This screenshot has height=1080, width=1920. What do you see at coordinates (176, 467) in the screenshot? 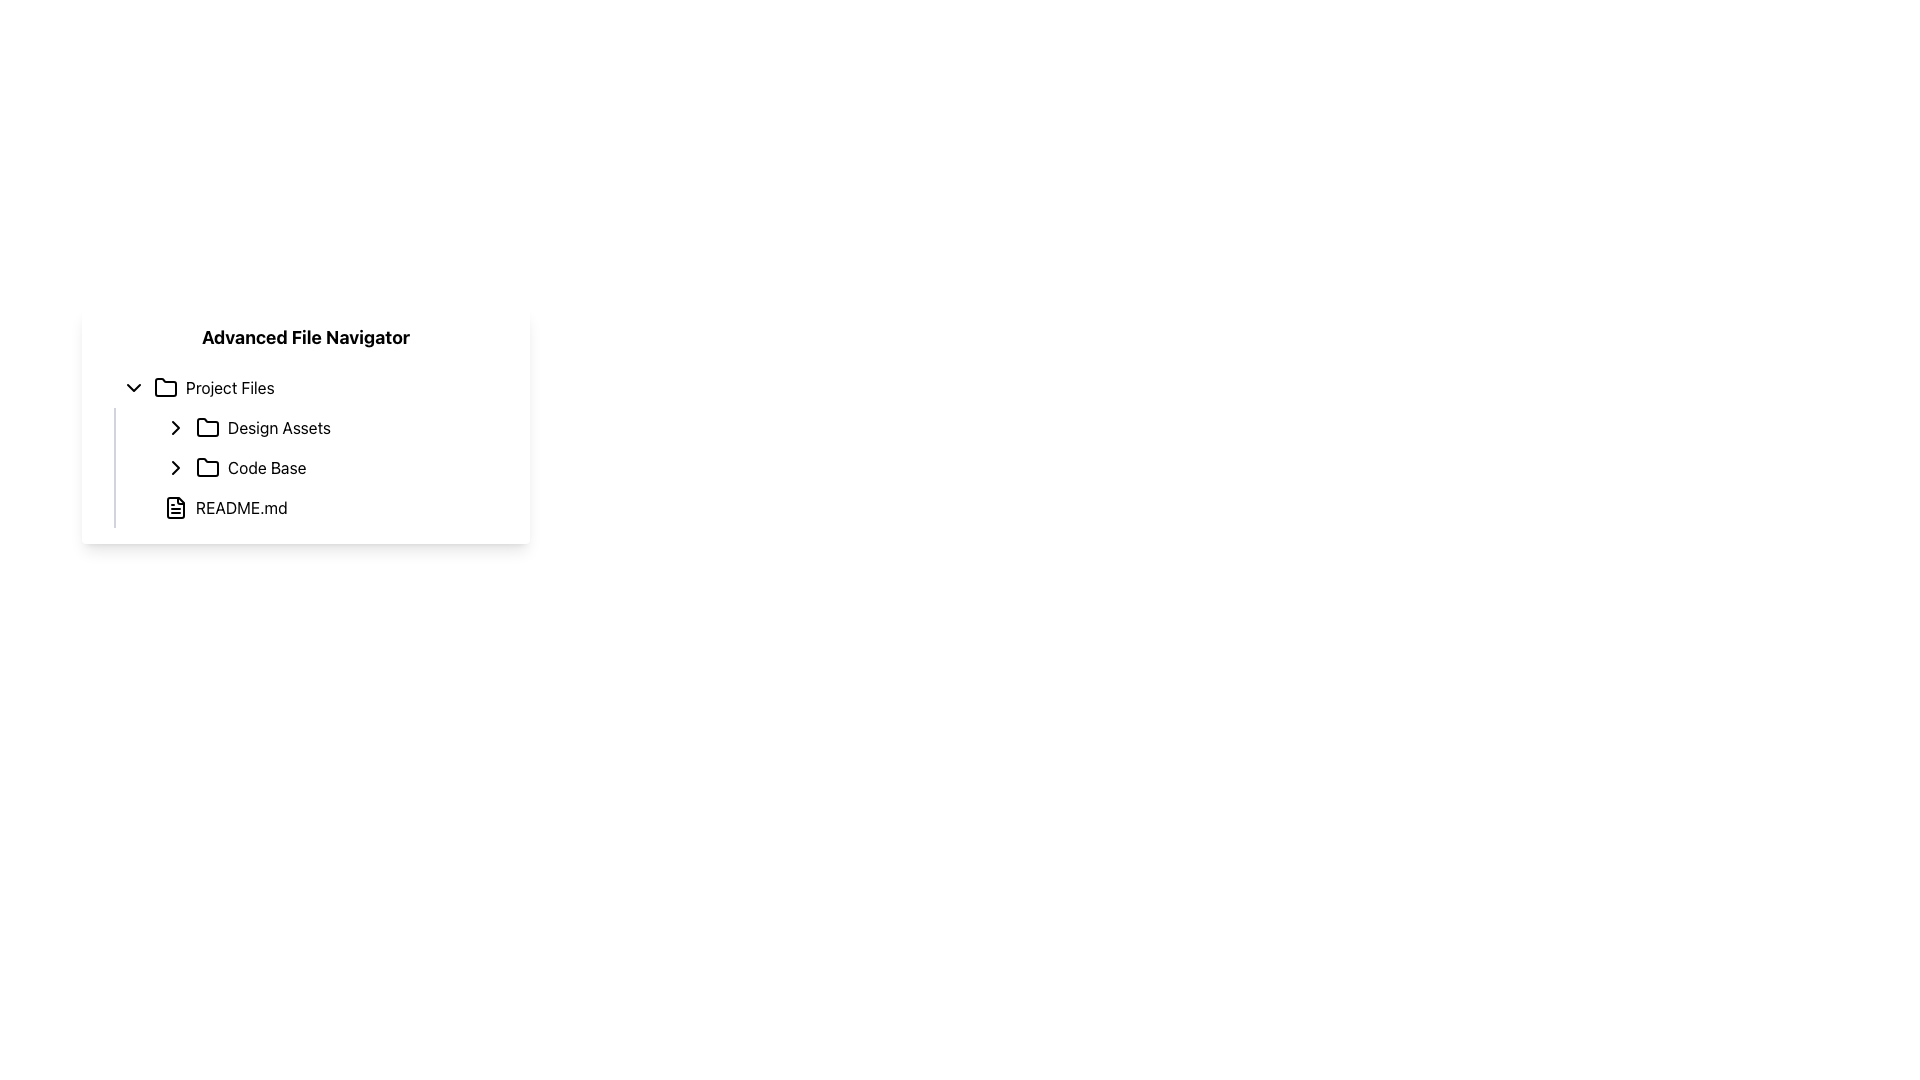
I see `the chevron icon located to the left of the 'Code Base' label` at bounding box center [176, 467].